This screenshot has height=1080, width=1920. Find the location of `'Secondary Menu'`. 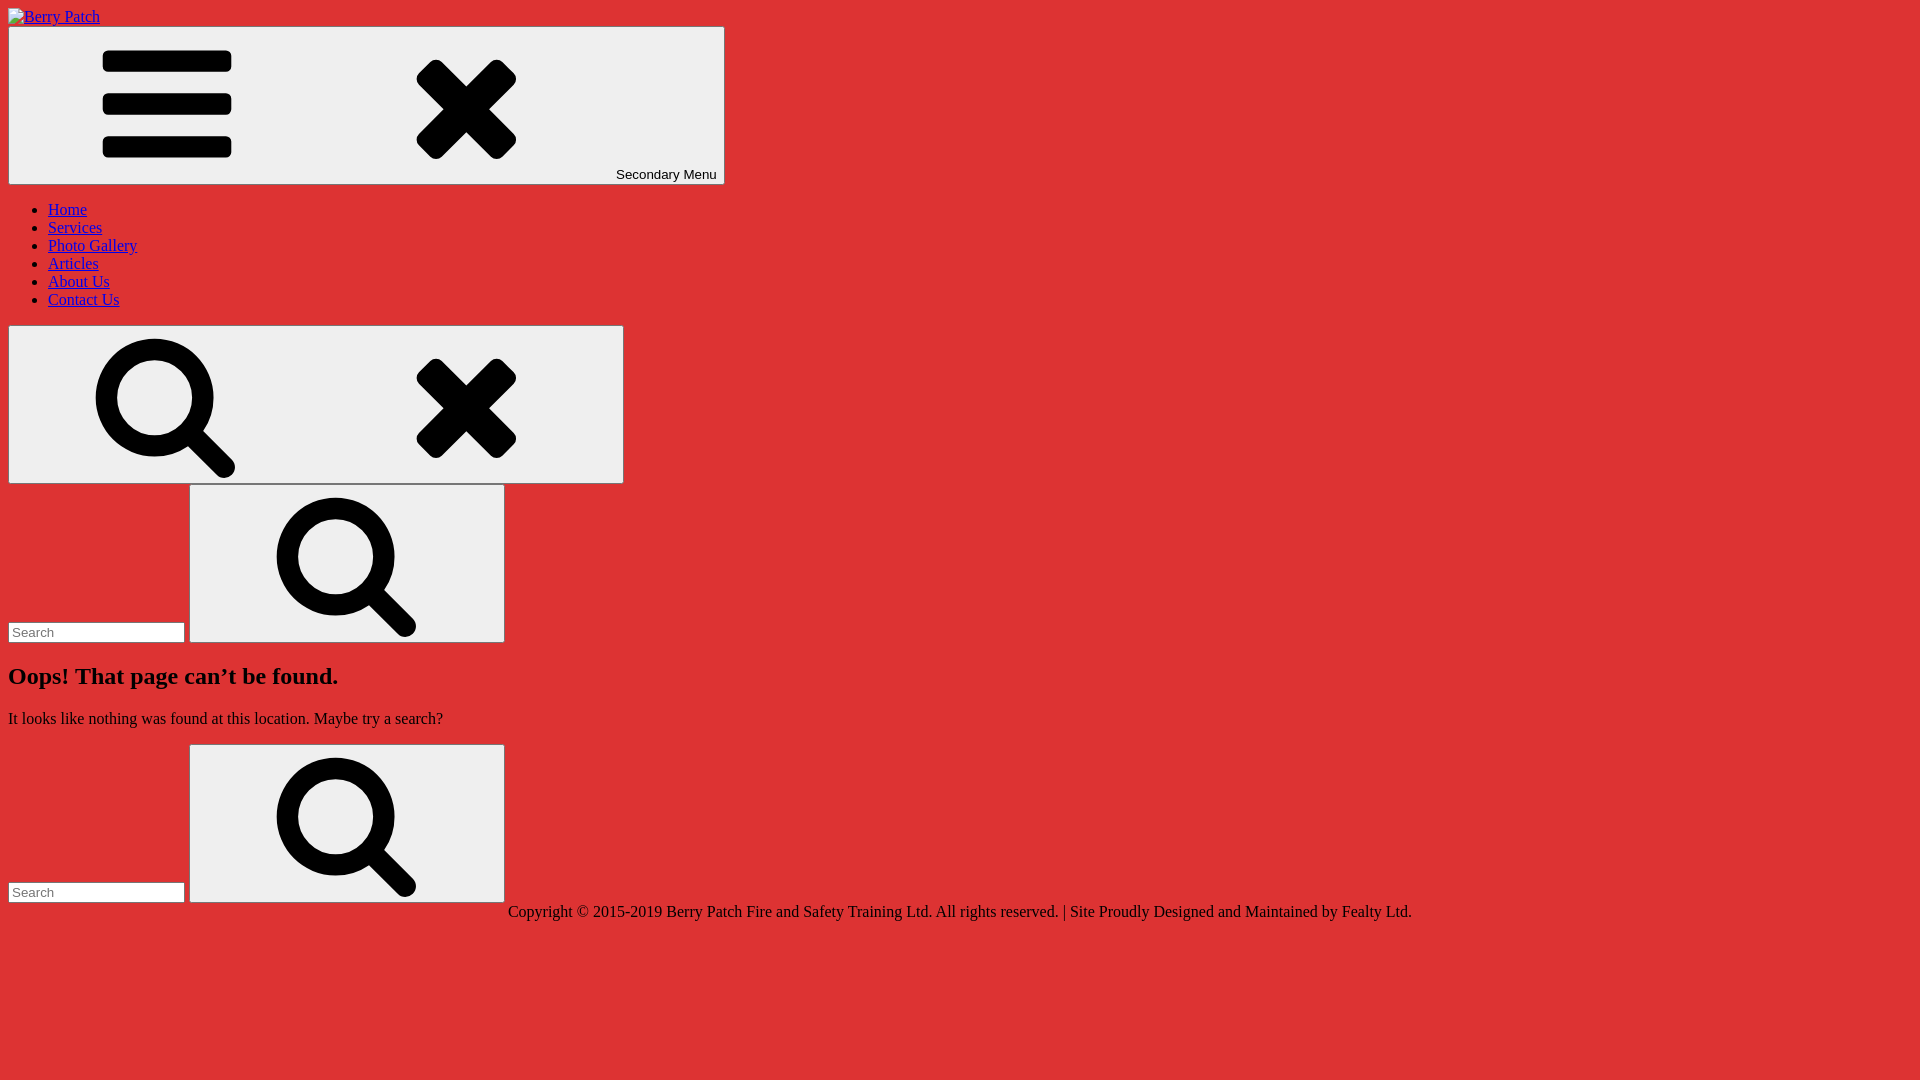

'Secondary Menu' is located at coordinates (366, 105).